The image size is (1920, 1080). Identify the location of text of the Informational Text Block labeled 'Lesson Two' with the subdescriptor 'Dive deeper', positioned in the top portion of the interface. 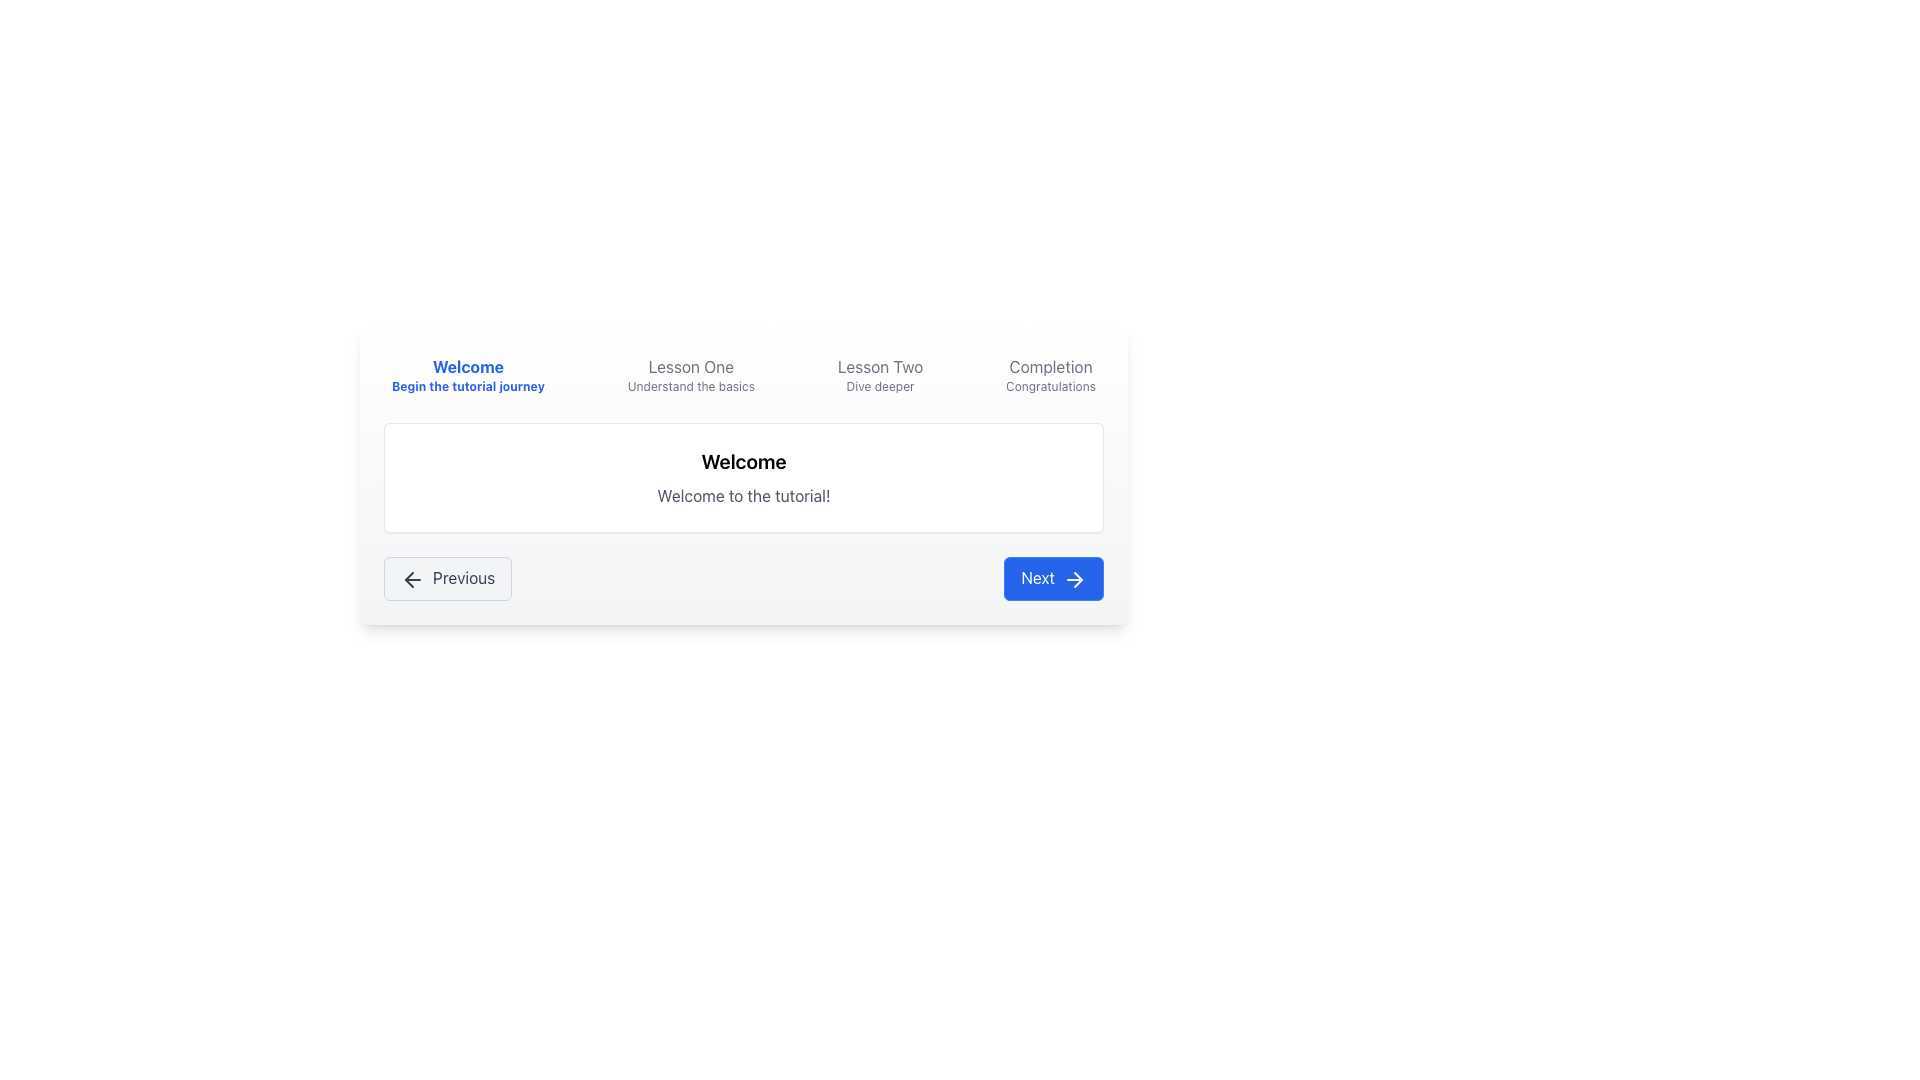
(880, 374).